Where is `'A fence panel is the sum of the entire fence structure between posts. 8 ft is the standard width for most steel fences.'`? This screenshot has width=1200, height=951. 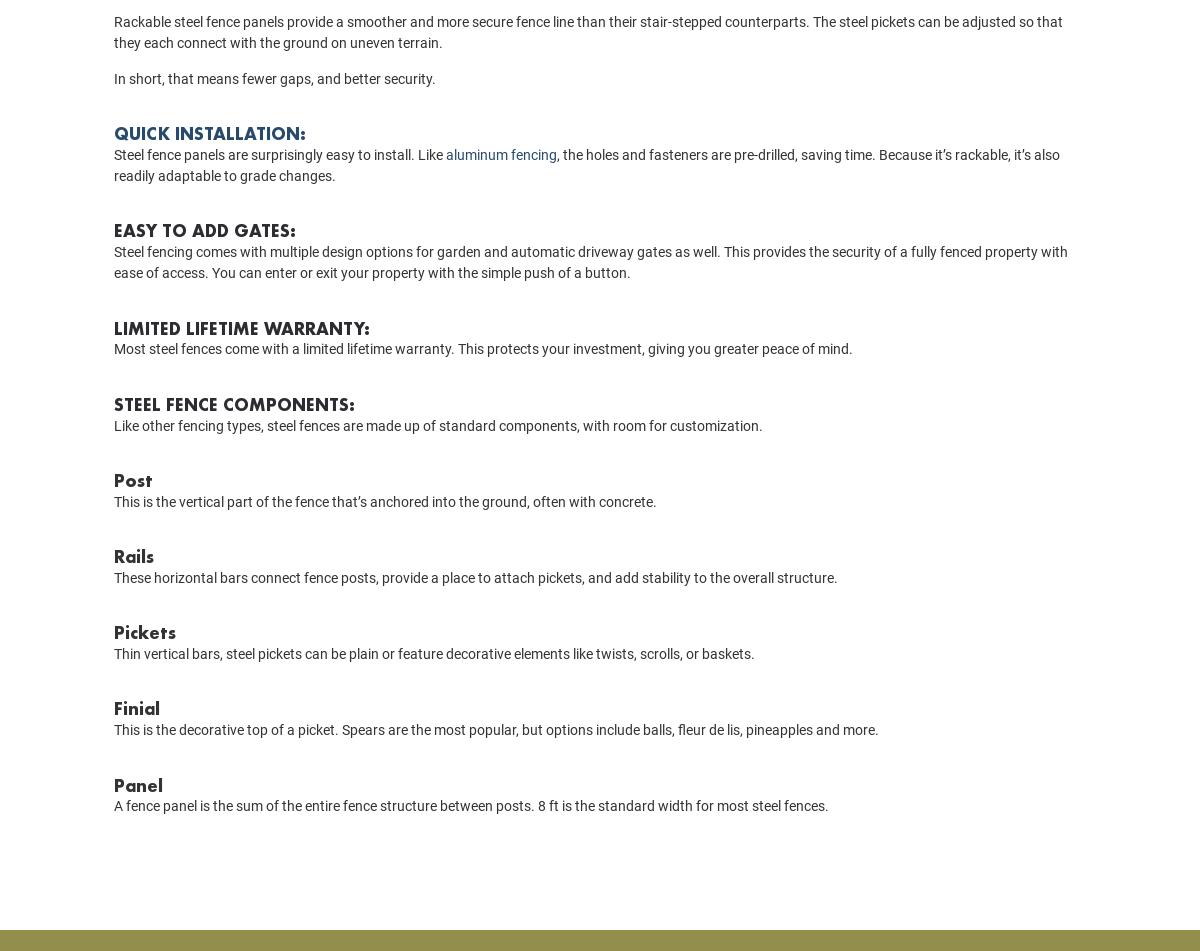
'A fence panel is the sum of the entire fence structure between posts. 8 ft is the standard width for most steel fences.' is located at coordinates (470, 833).